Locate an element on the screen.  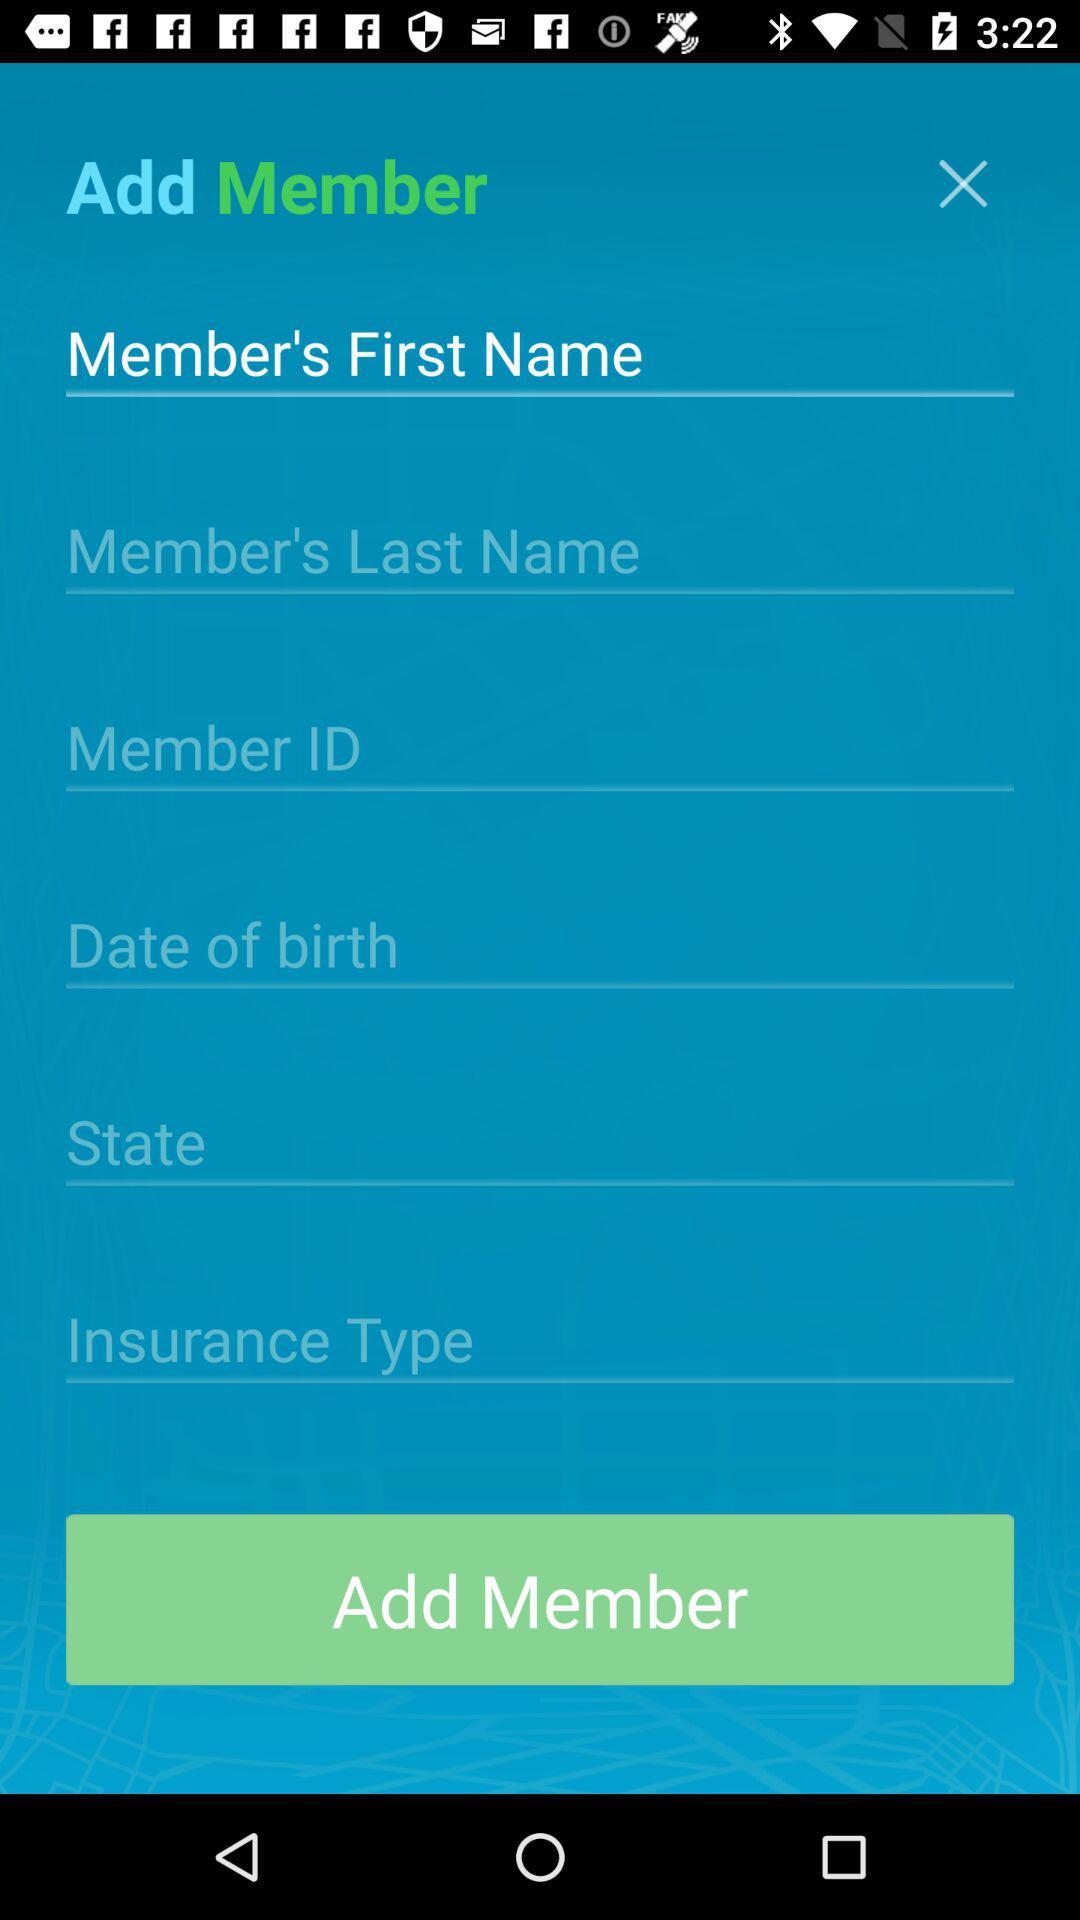
the icon above add member is located at coordinates (540, 1336).